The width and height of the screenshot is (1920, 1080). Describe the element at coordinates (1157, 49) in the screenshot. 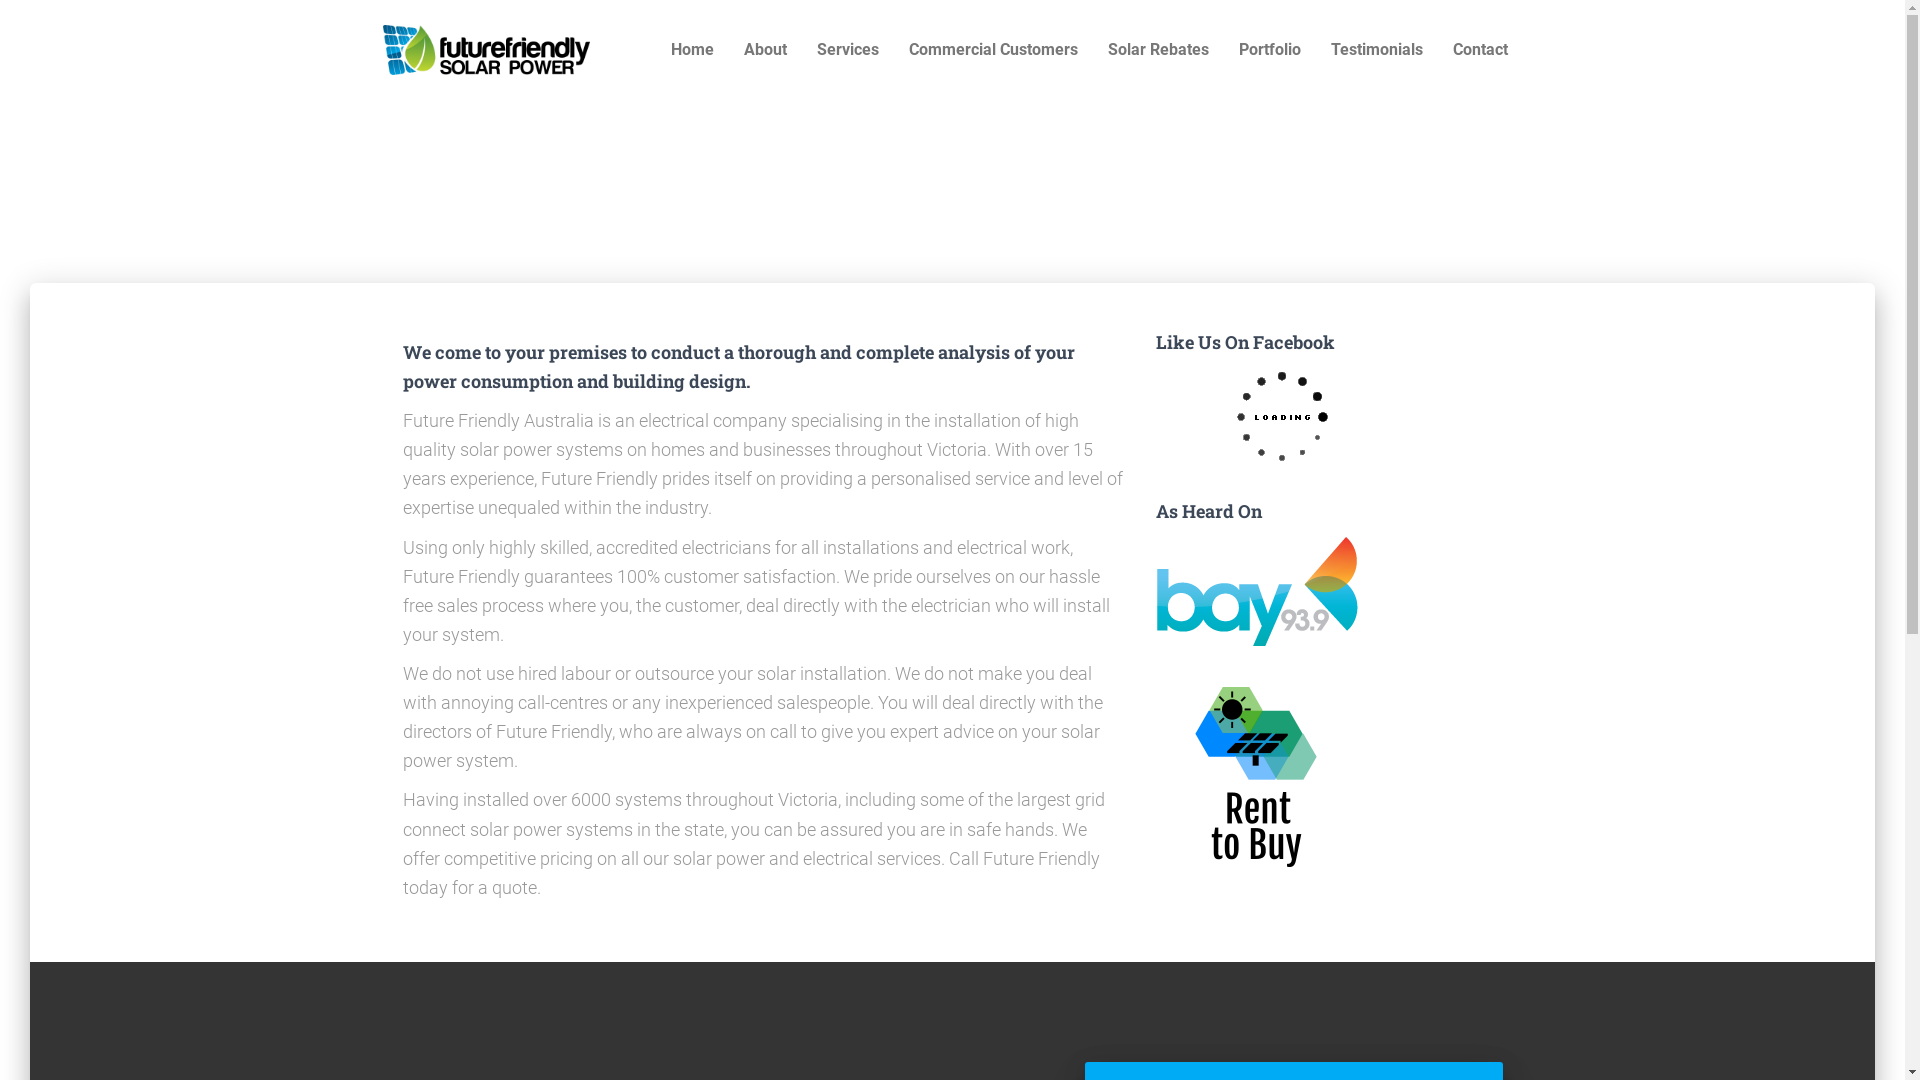

I see `'Solar Rebates'` at that location.